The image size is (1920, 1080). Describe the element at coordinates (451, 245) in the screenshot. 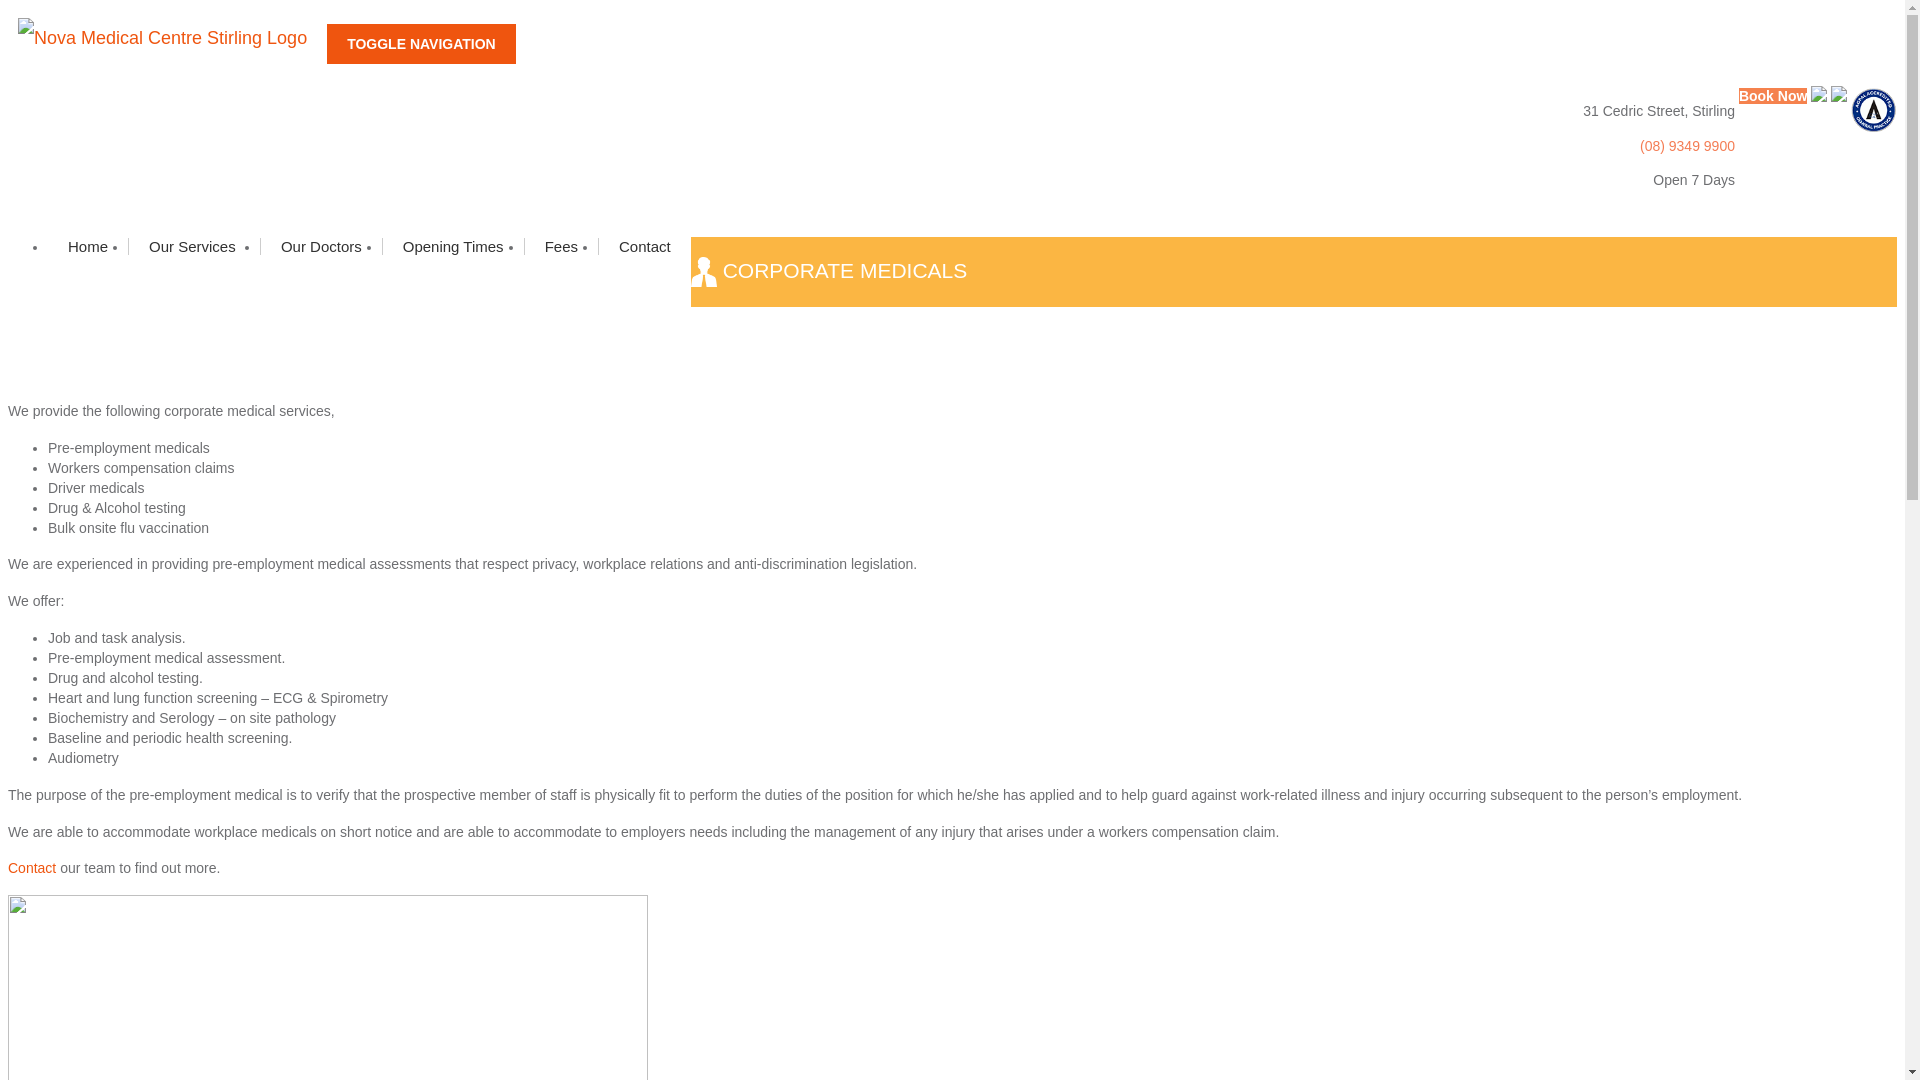

I see `'Opening Times'` at that location.